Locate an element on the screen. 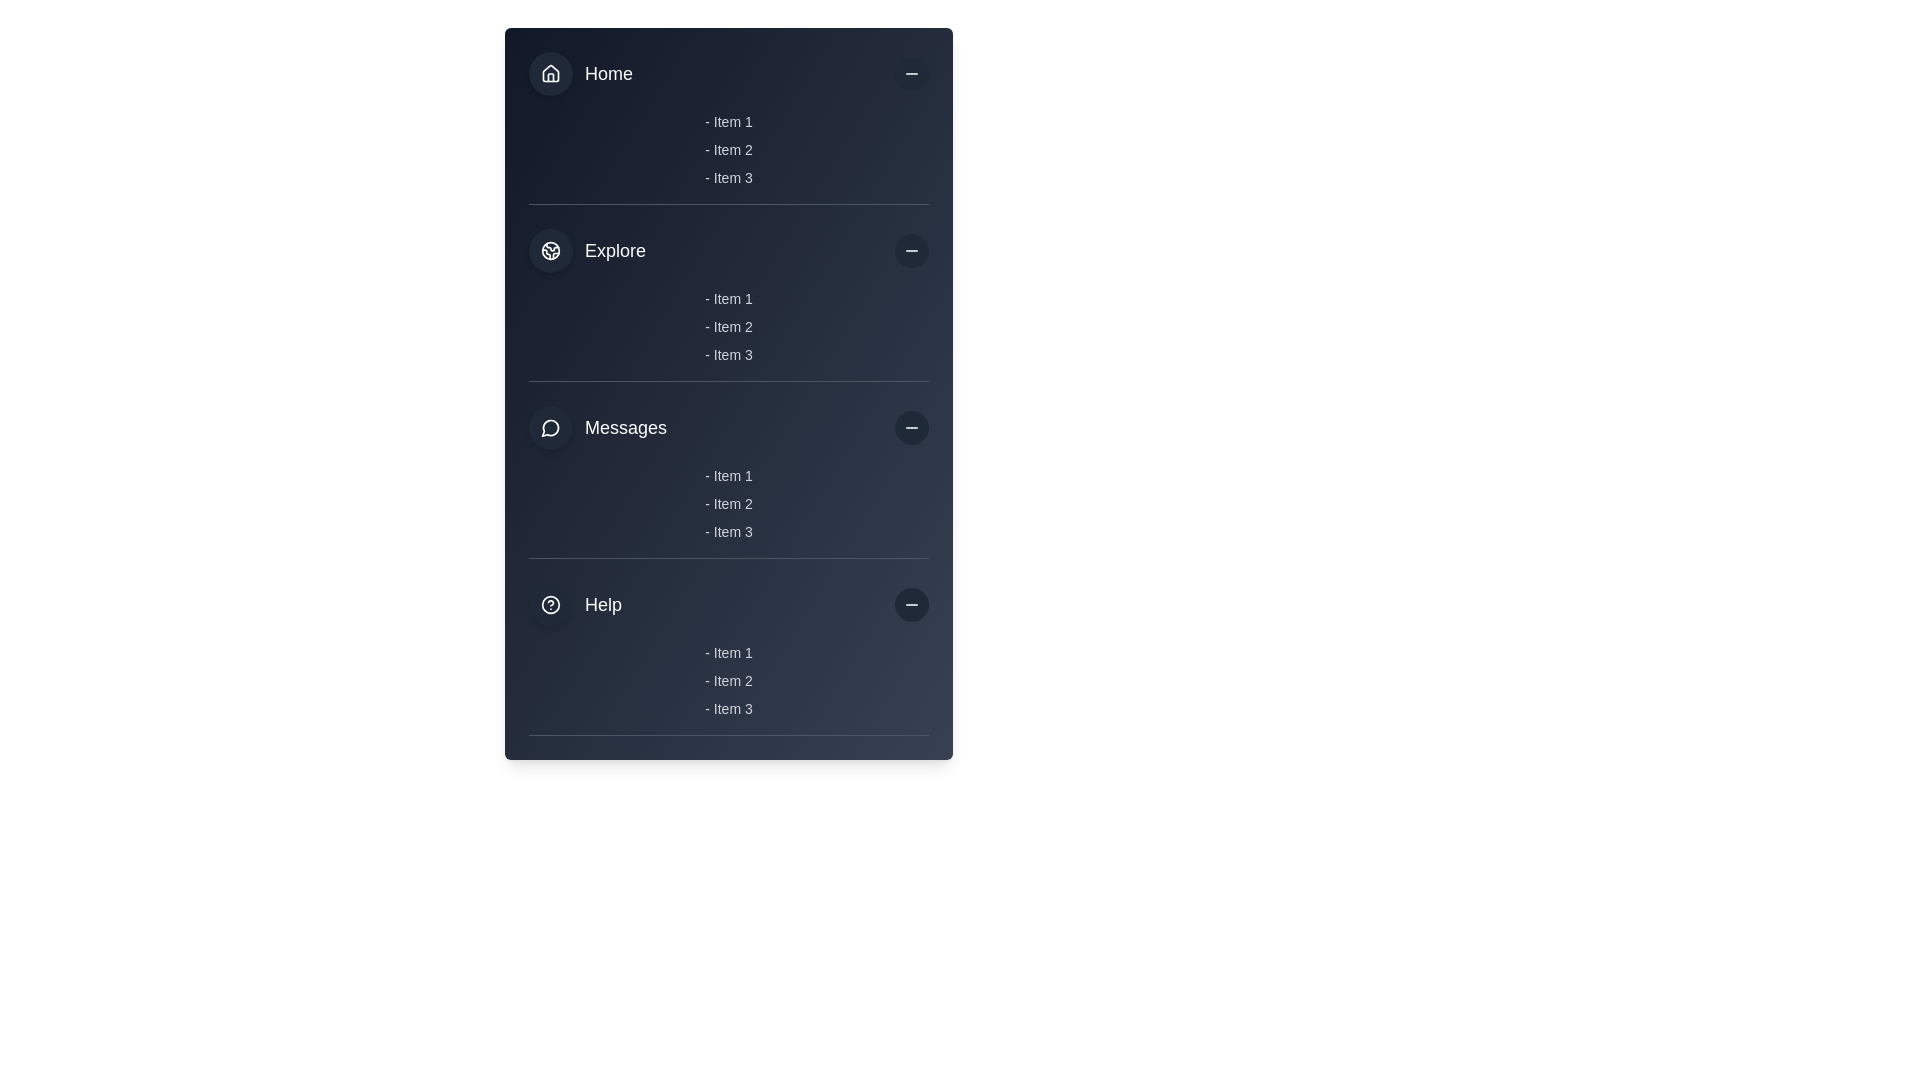 The width and height of the screenshot is (1920, 1080). the text element reading '- Item 1', which is the first item in the vertical list under the 'Help' section is located at coordinates (728, 652).